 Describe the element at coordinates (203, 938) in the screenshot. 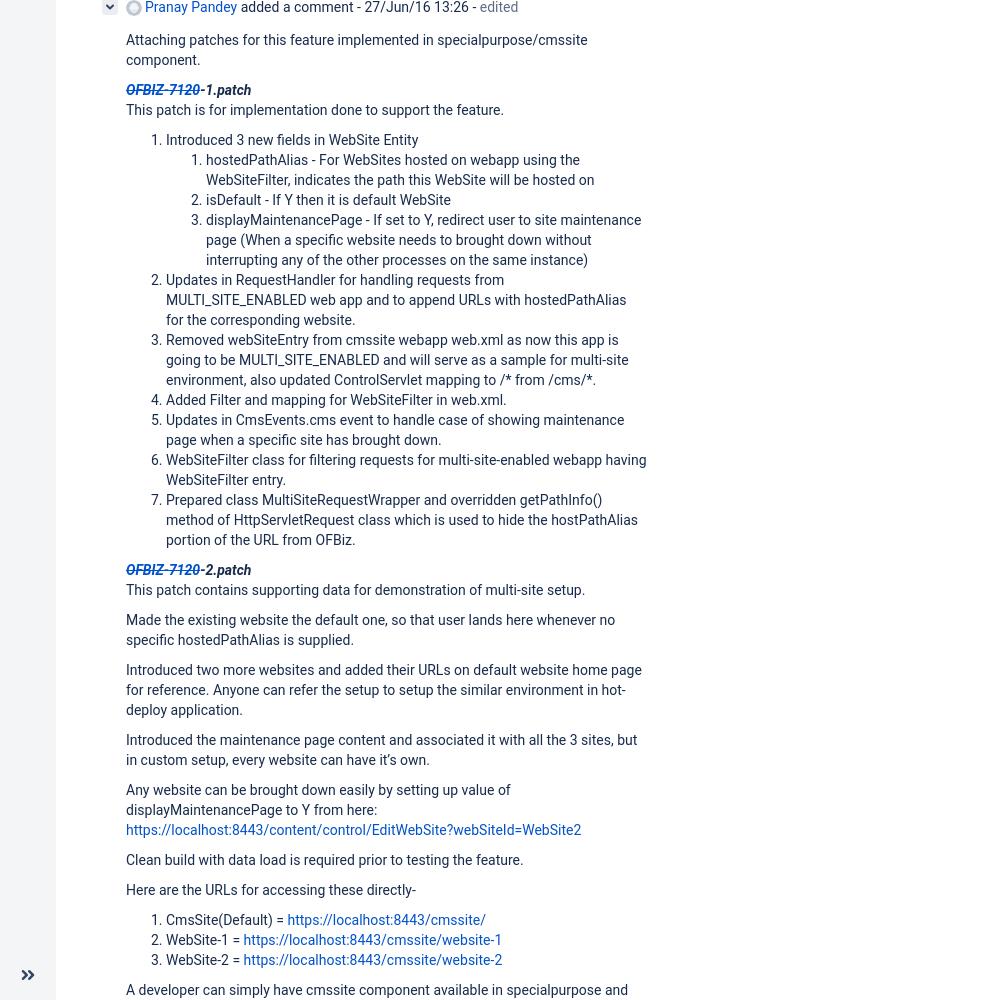

I see `'WebSite-1 ='` at that location.